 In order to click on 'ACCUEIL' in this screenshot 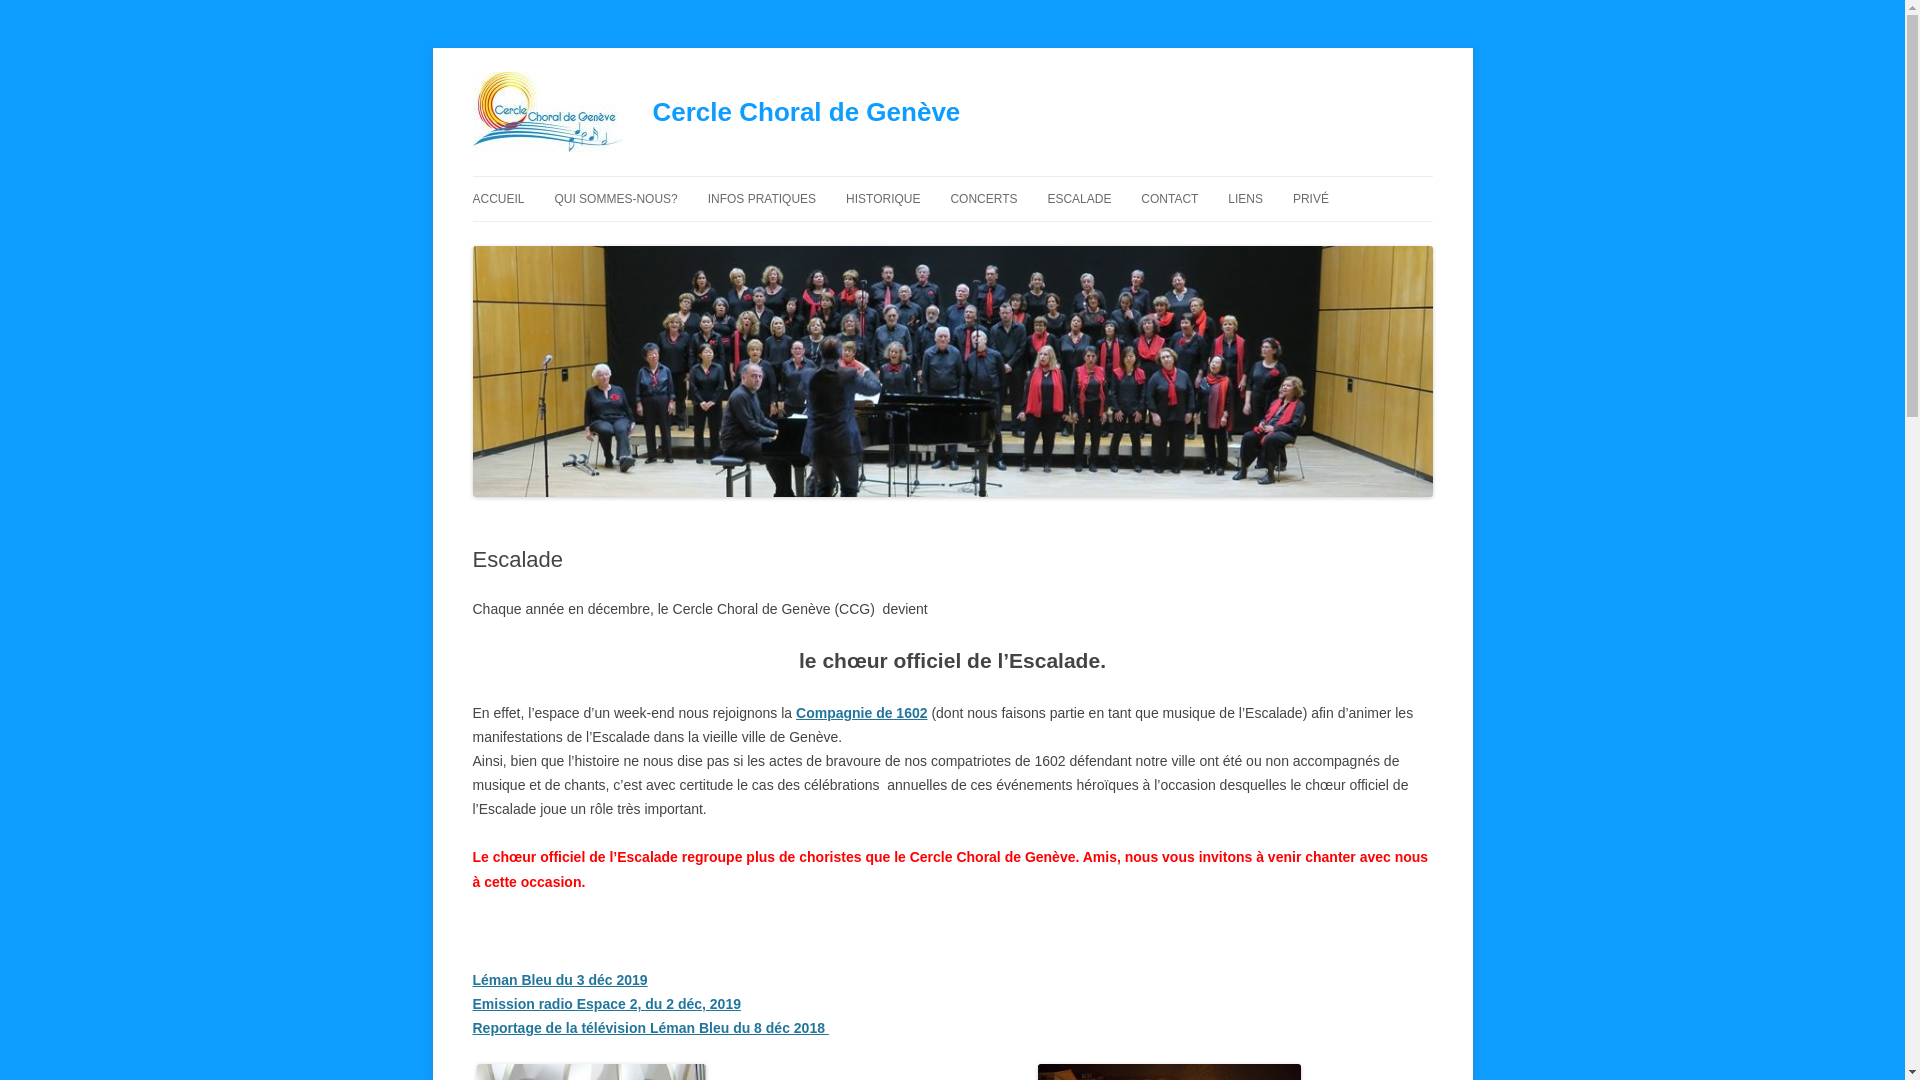, I will do `click(498, 199)`.